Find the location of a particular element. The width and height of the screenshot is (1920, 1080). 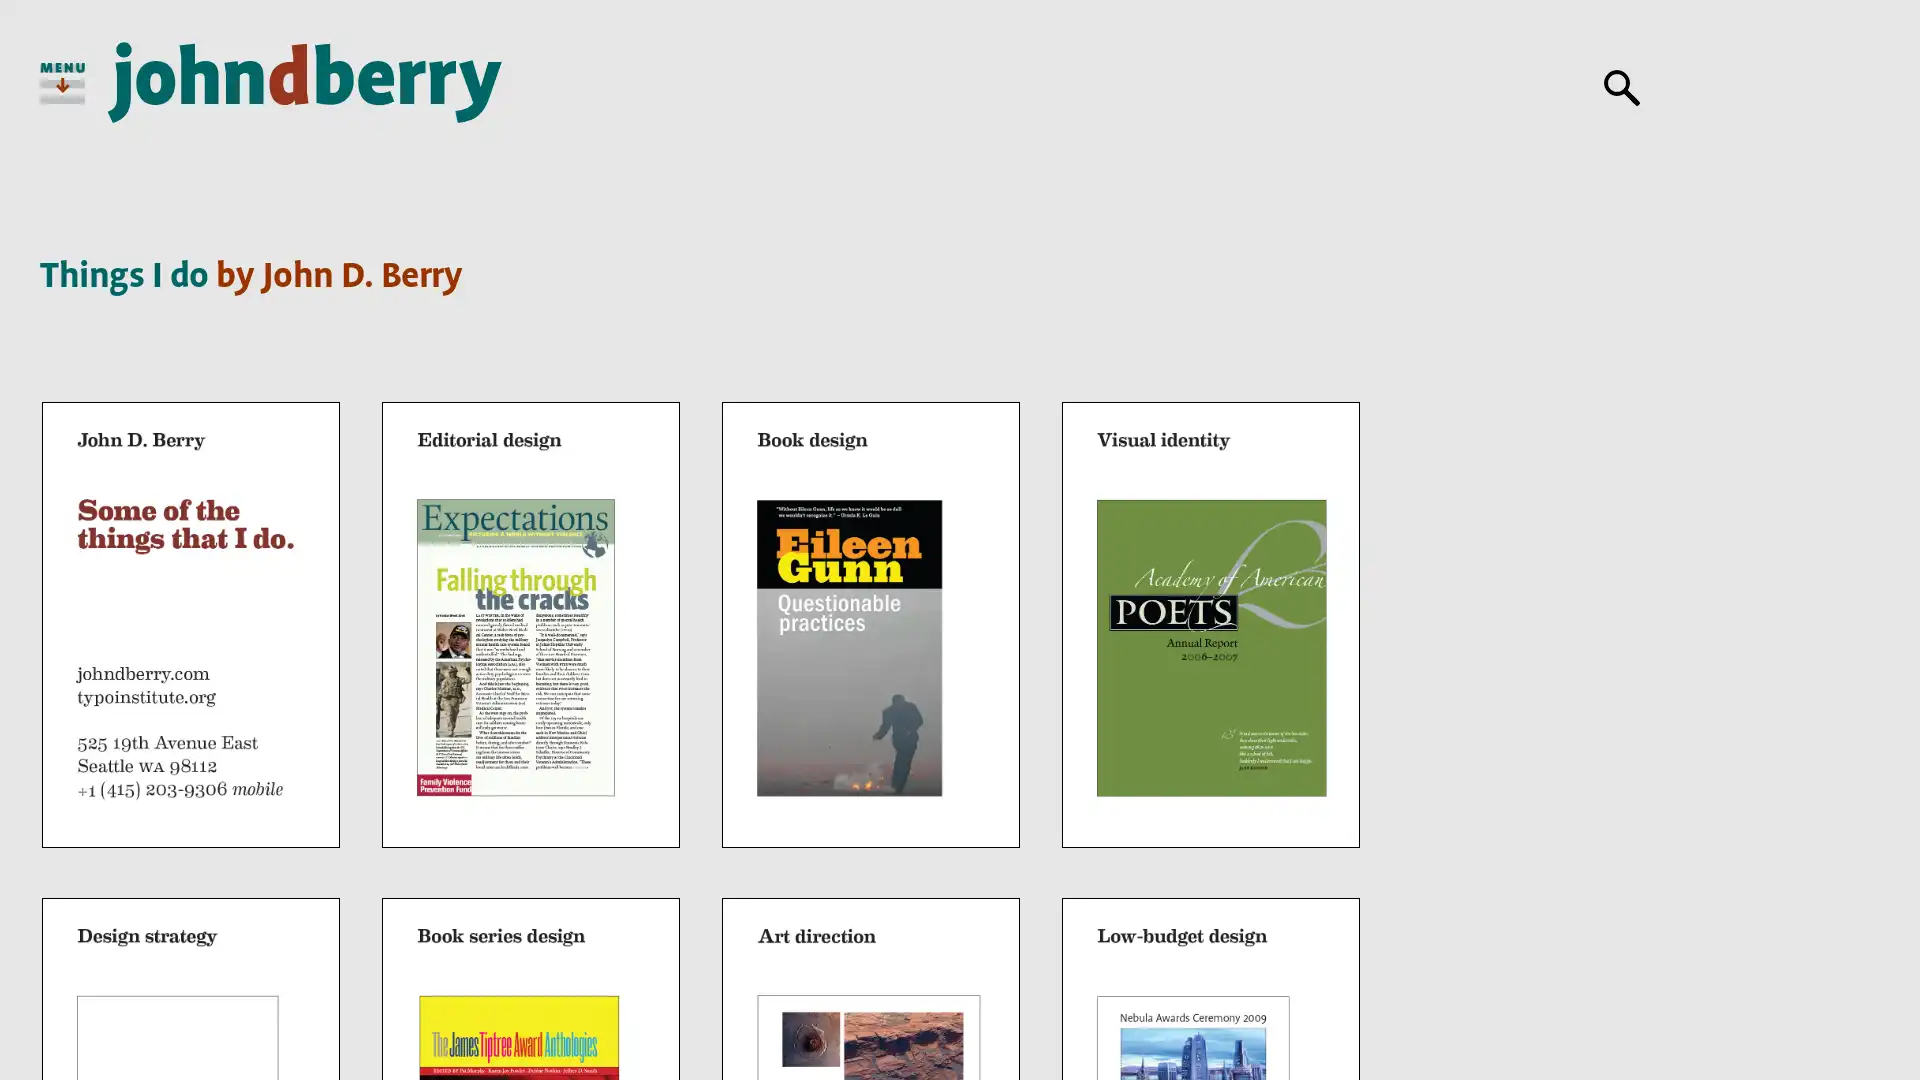

Search is located at coordinates (1622, 87).